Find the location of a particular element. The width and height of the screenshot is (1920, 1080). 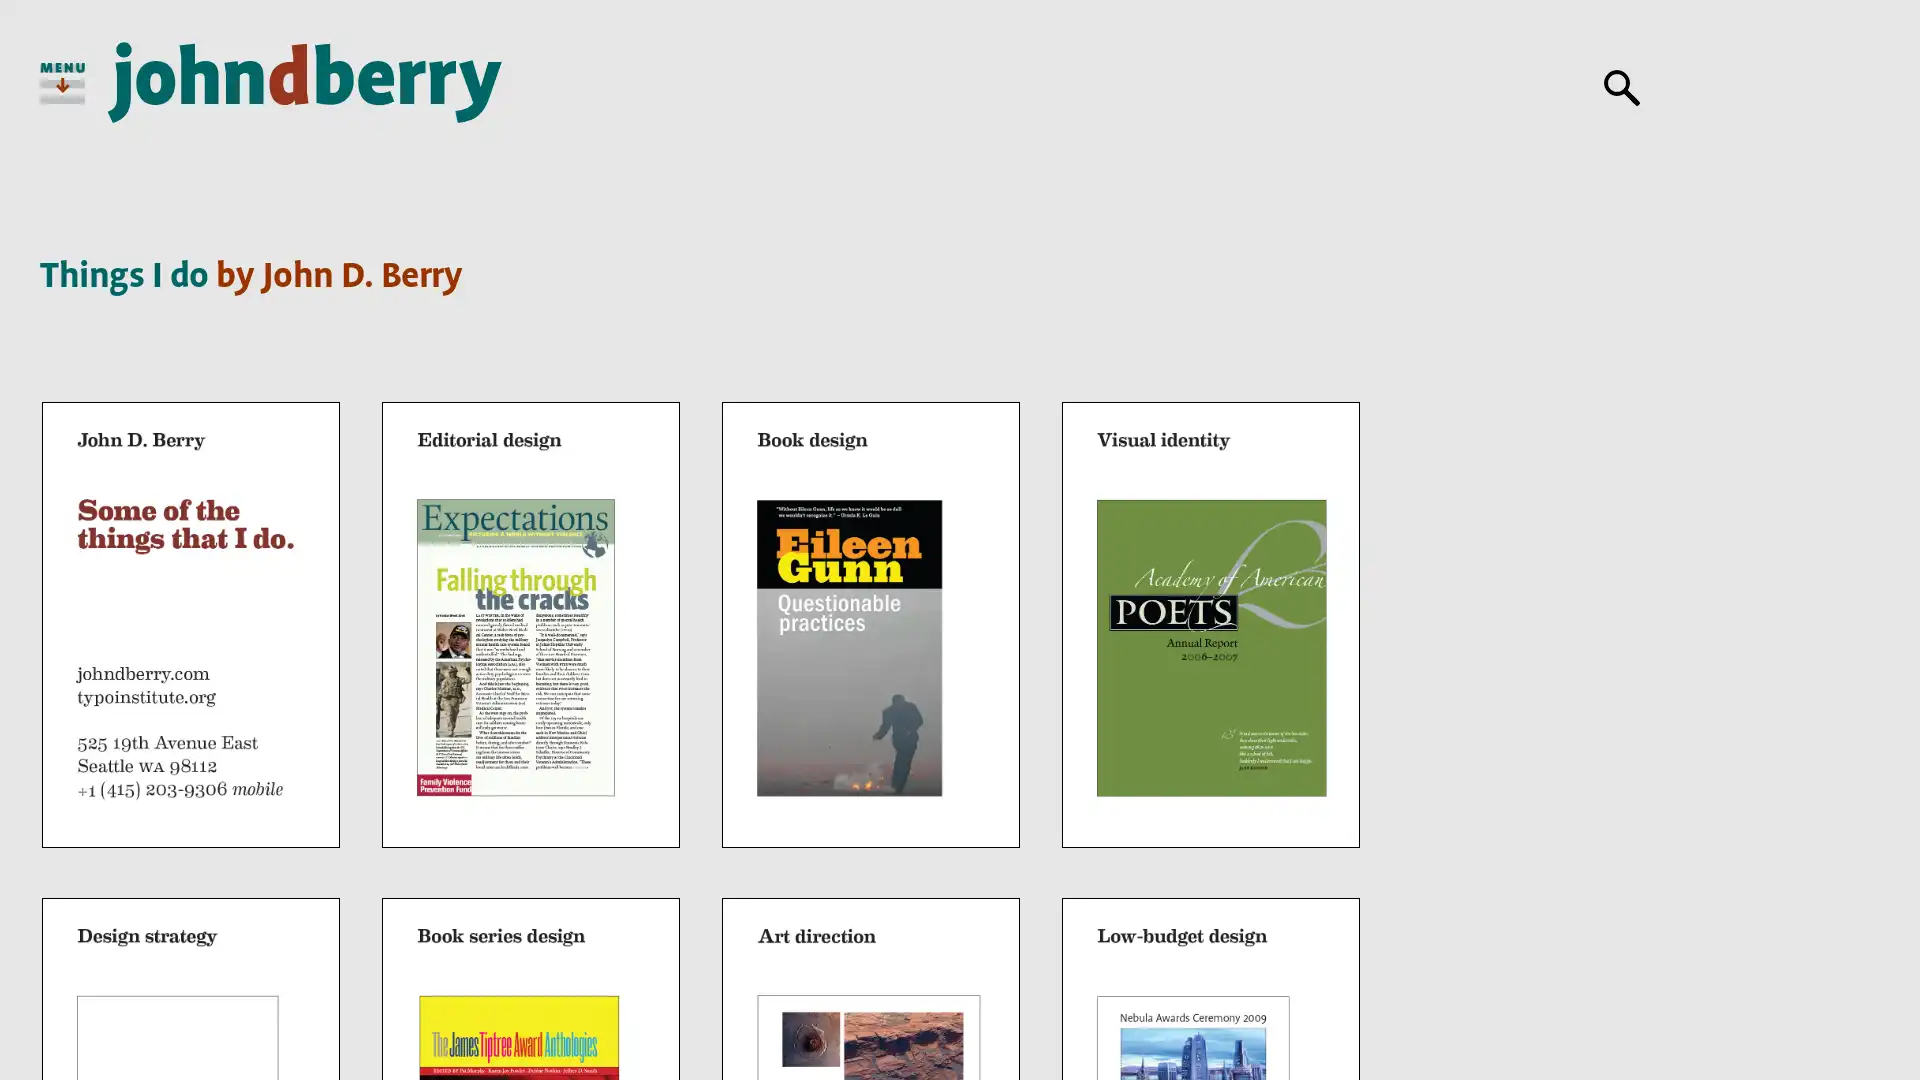

Search is located at coordinates (1622, 87).